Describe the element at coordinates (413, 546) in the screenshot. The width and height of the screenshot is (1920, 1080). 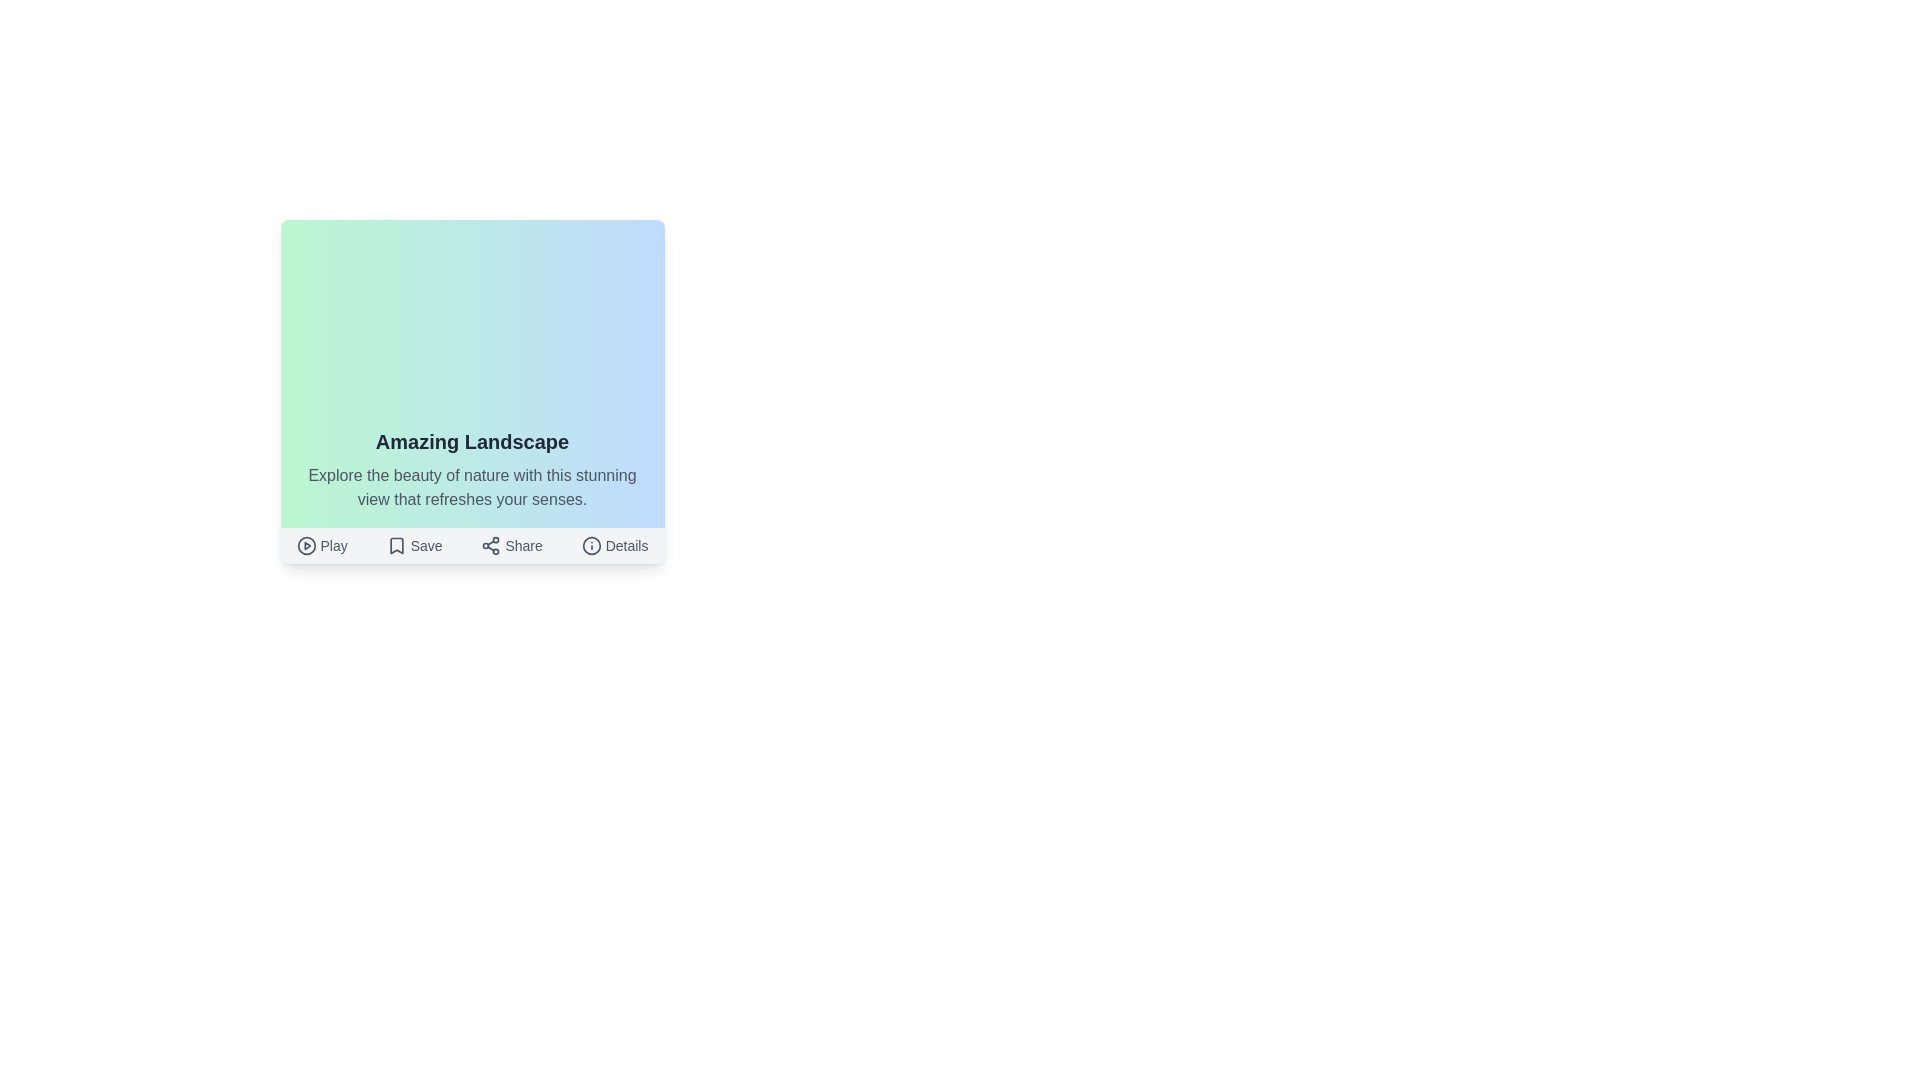
I see `the 'Save' button located between the 'Play' and 'Share' options` at that location.